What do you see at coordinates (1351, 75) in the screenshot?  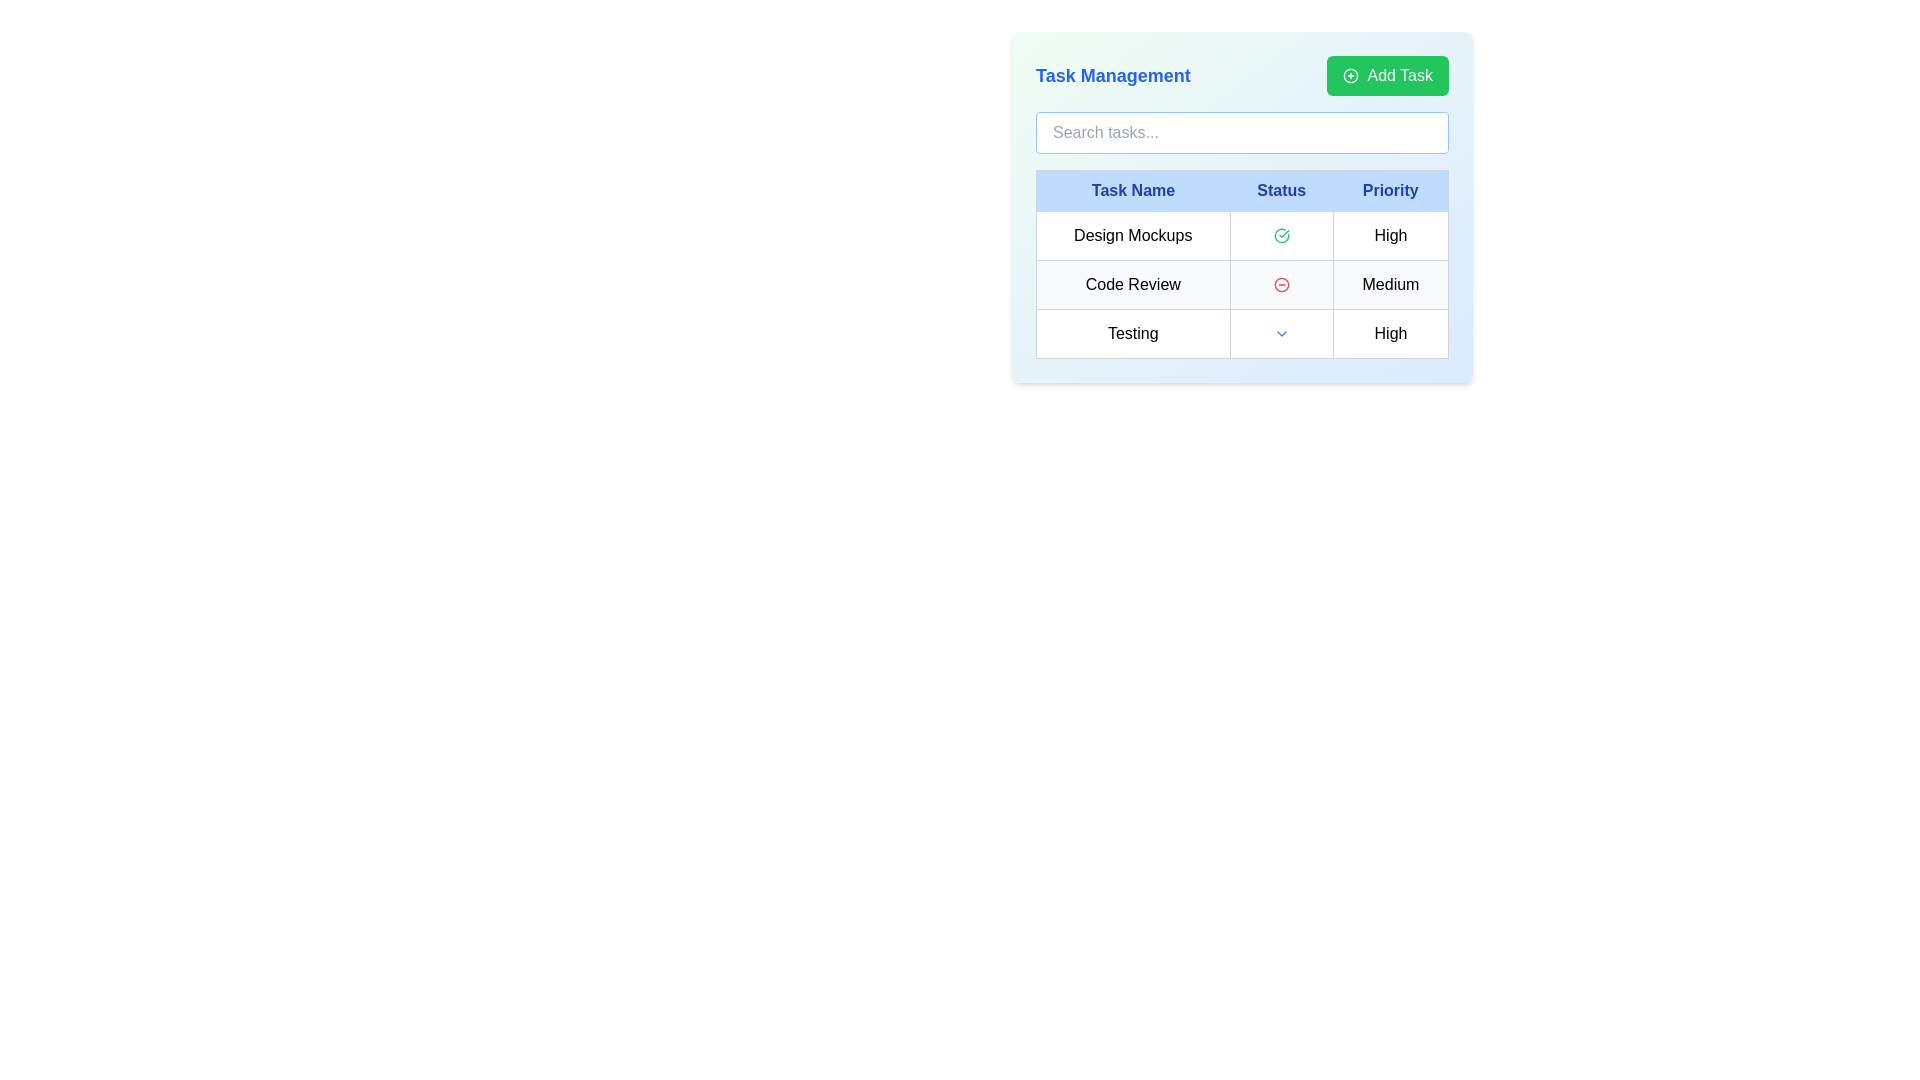 I see `the decorative circle element within the 'Add Task' button located at the top-right corner of the interface` at bounding box center [1351, 75].